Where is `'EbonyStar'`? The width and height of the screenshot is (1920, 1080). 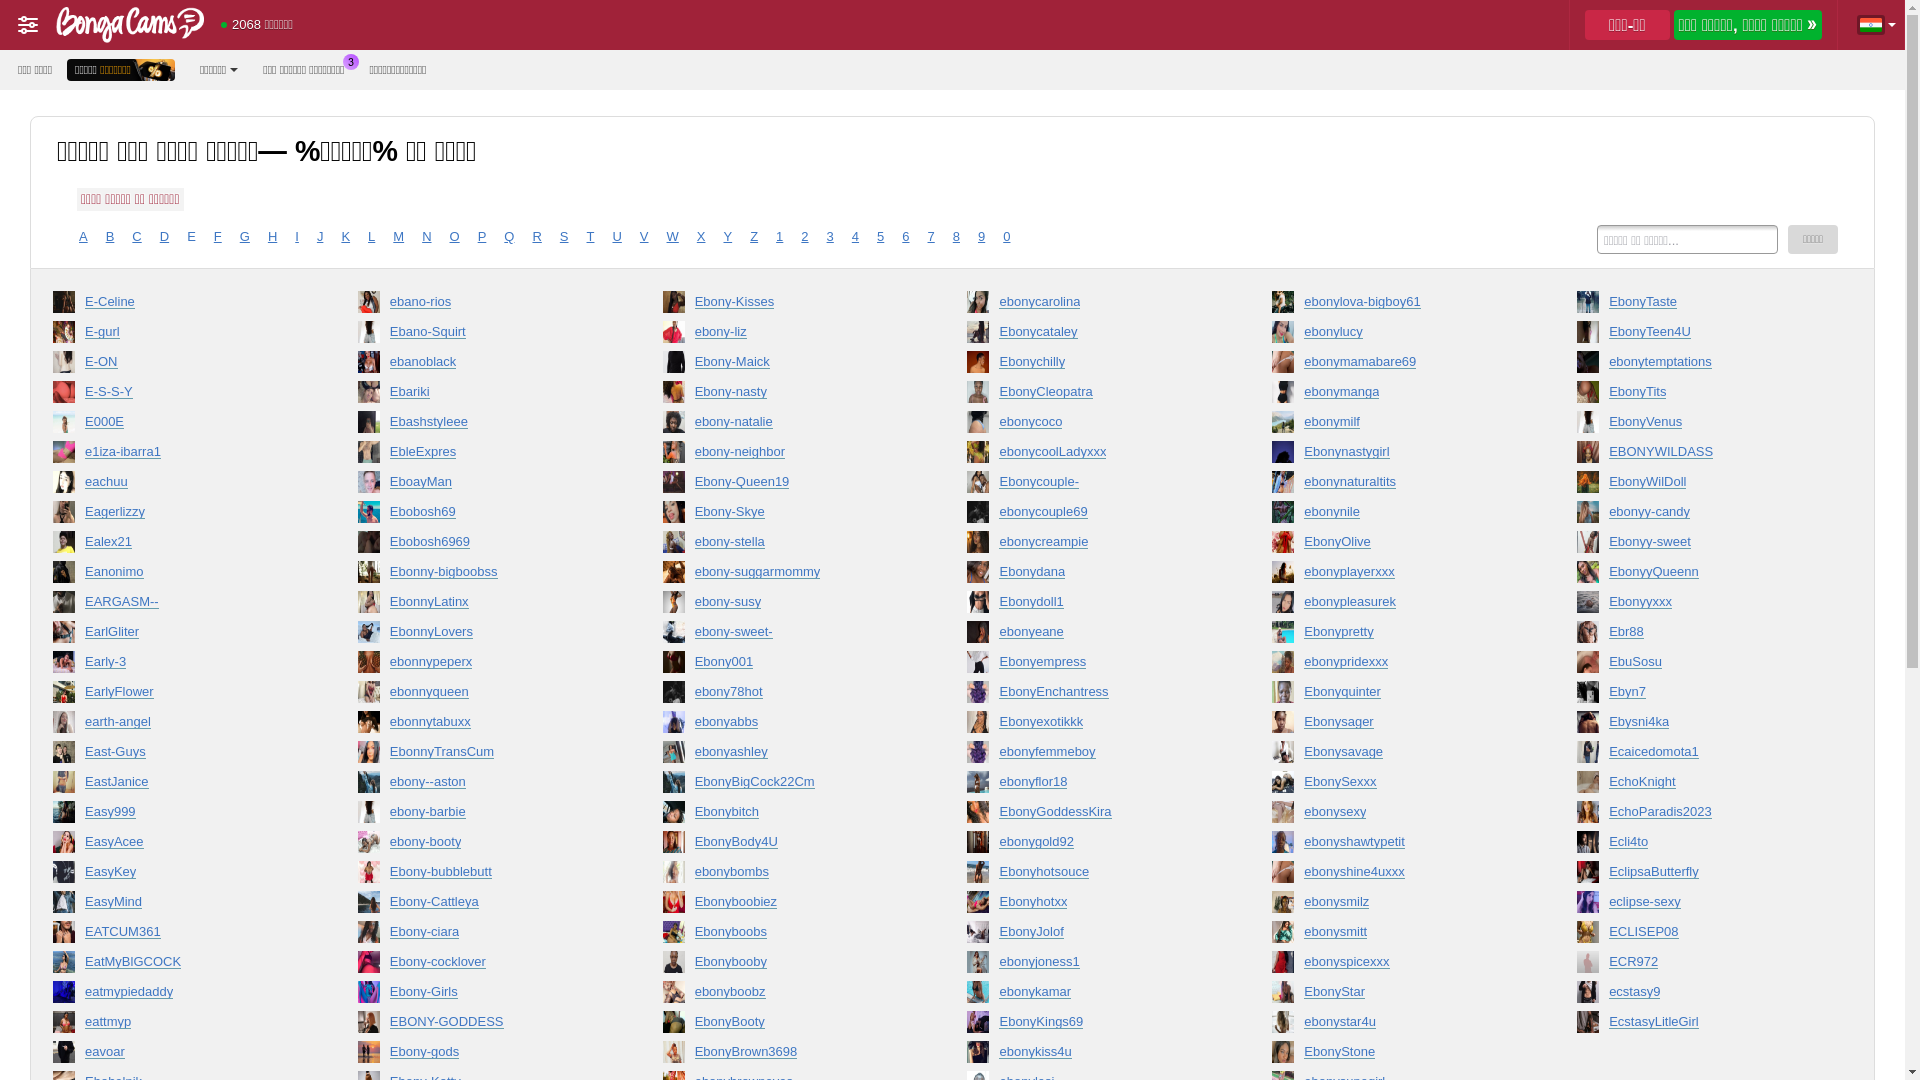 'EbonyStar' is located at coordinates (1395, 995).